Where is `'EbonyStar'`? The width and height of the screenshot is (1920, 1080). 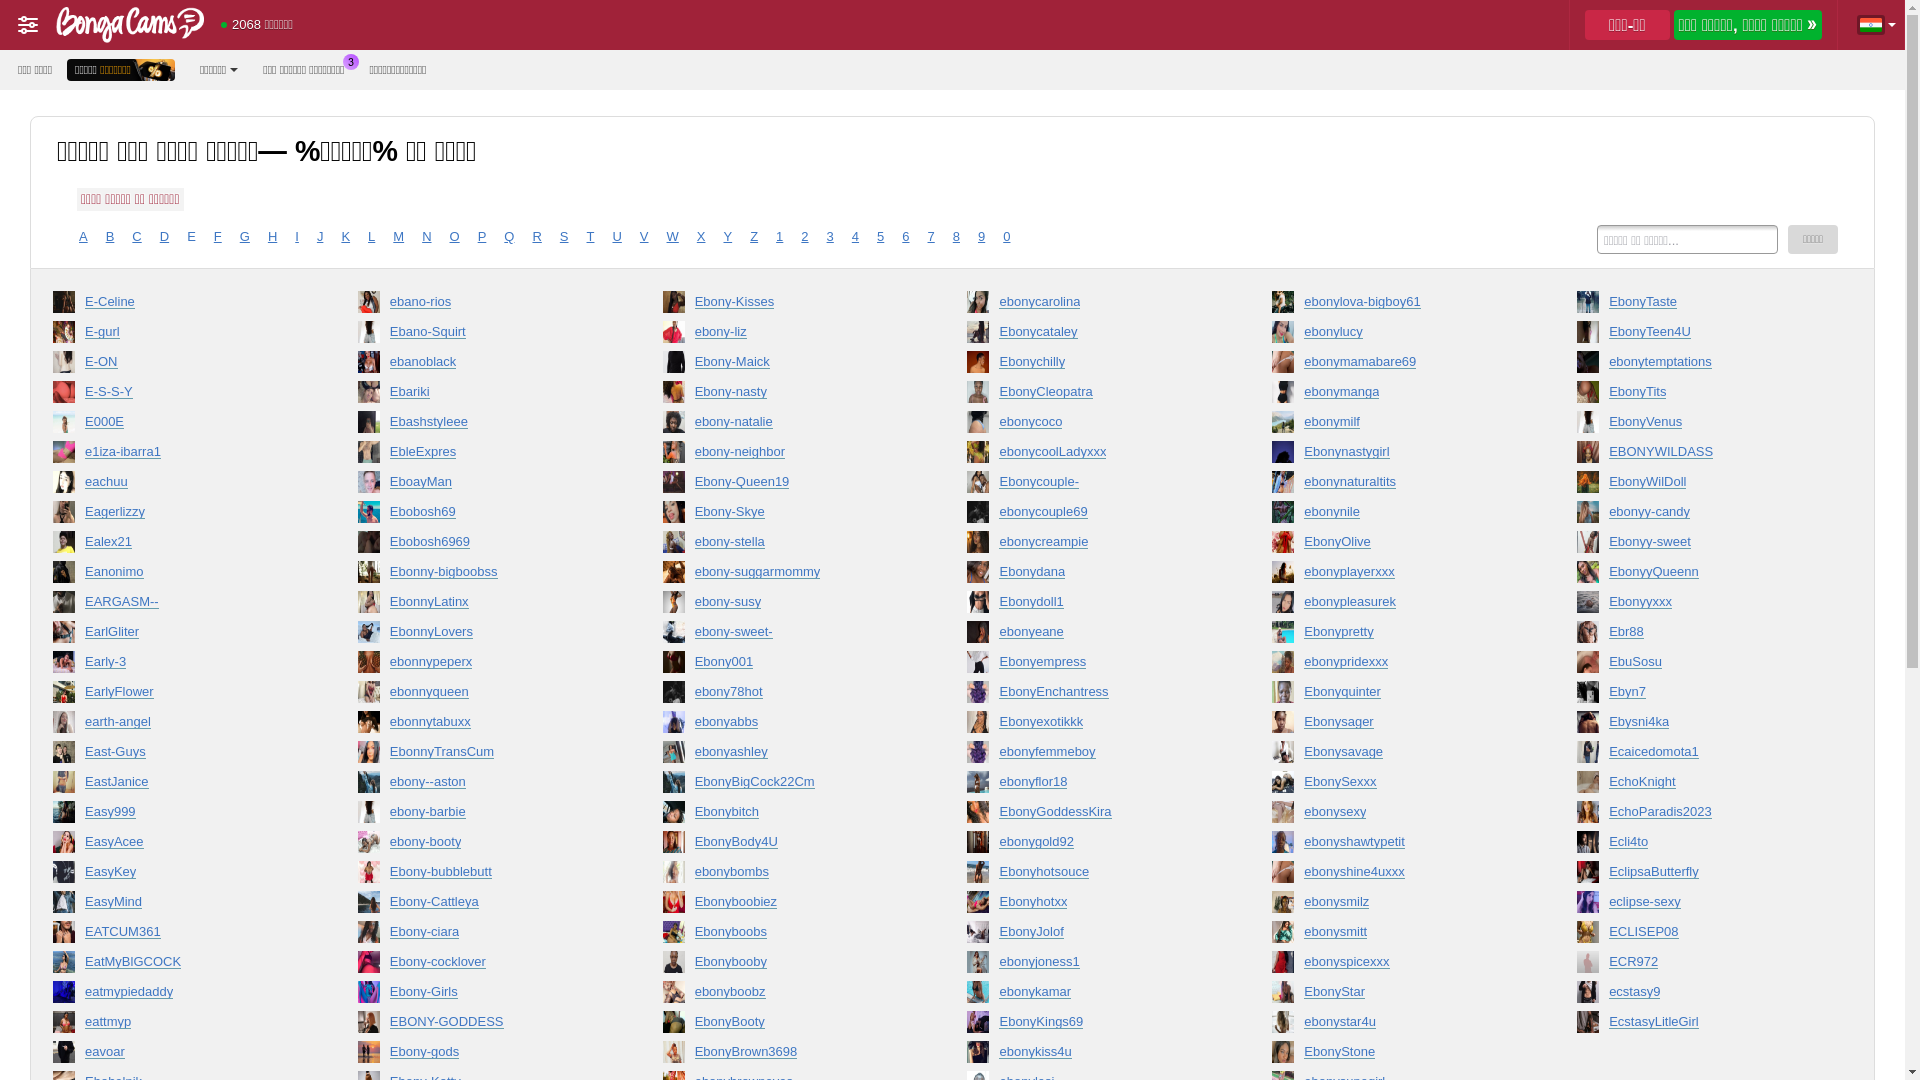 'EbonyStar' is located at coordinates (1395, 995).